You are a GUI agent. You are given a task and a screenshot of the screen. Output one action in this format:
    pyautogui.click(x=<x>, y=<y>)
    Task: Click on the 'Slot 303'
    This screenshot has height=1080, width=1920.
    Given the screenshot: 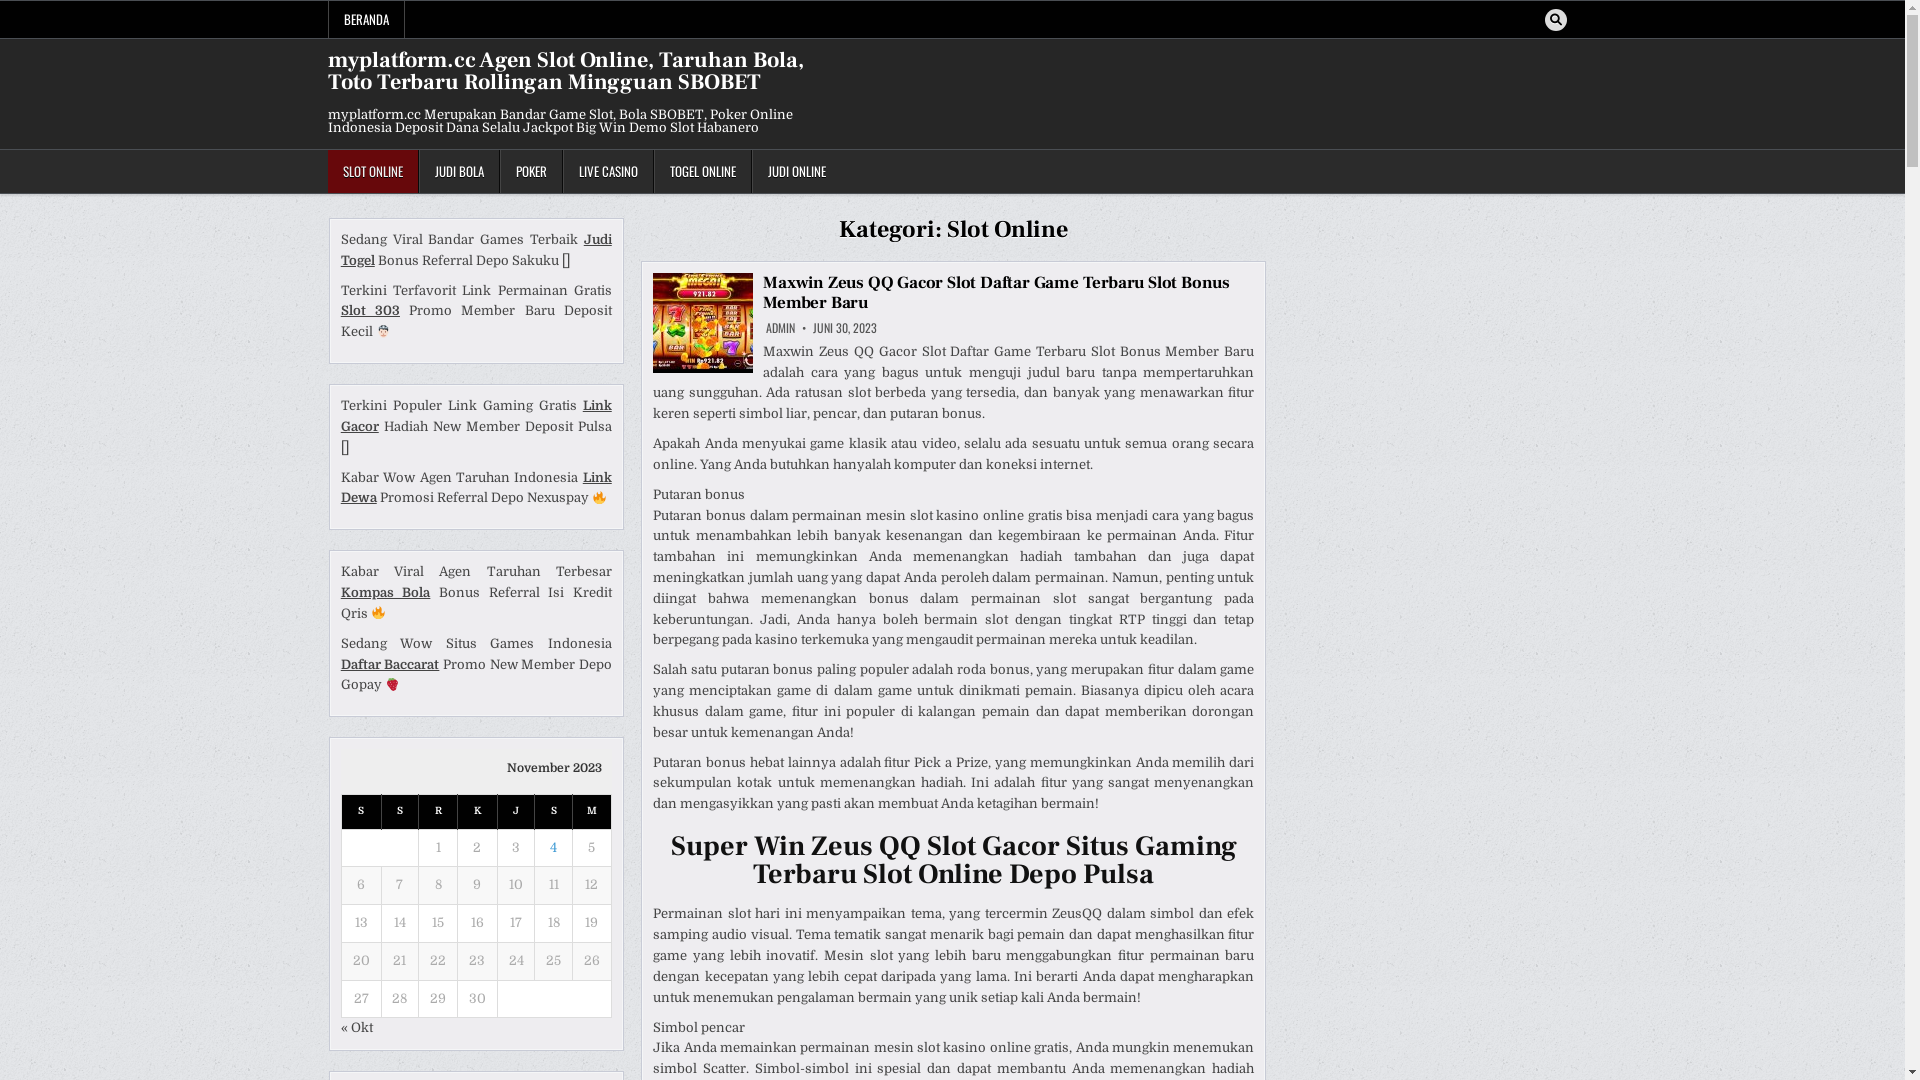 What is the action you would take?
    pyautogui.click(x=340, y=310)
    